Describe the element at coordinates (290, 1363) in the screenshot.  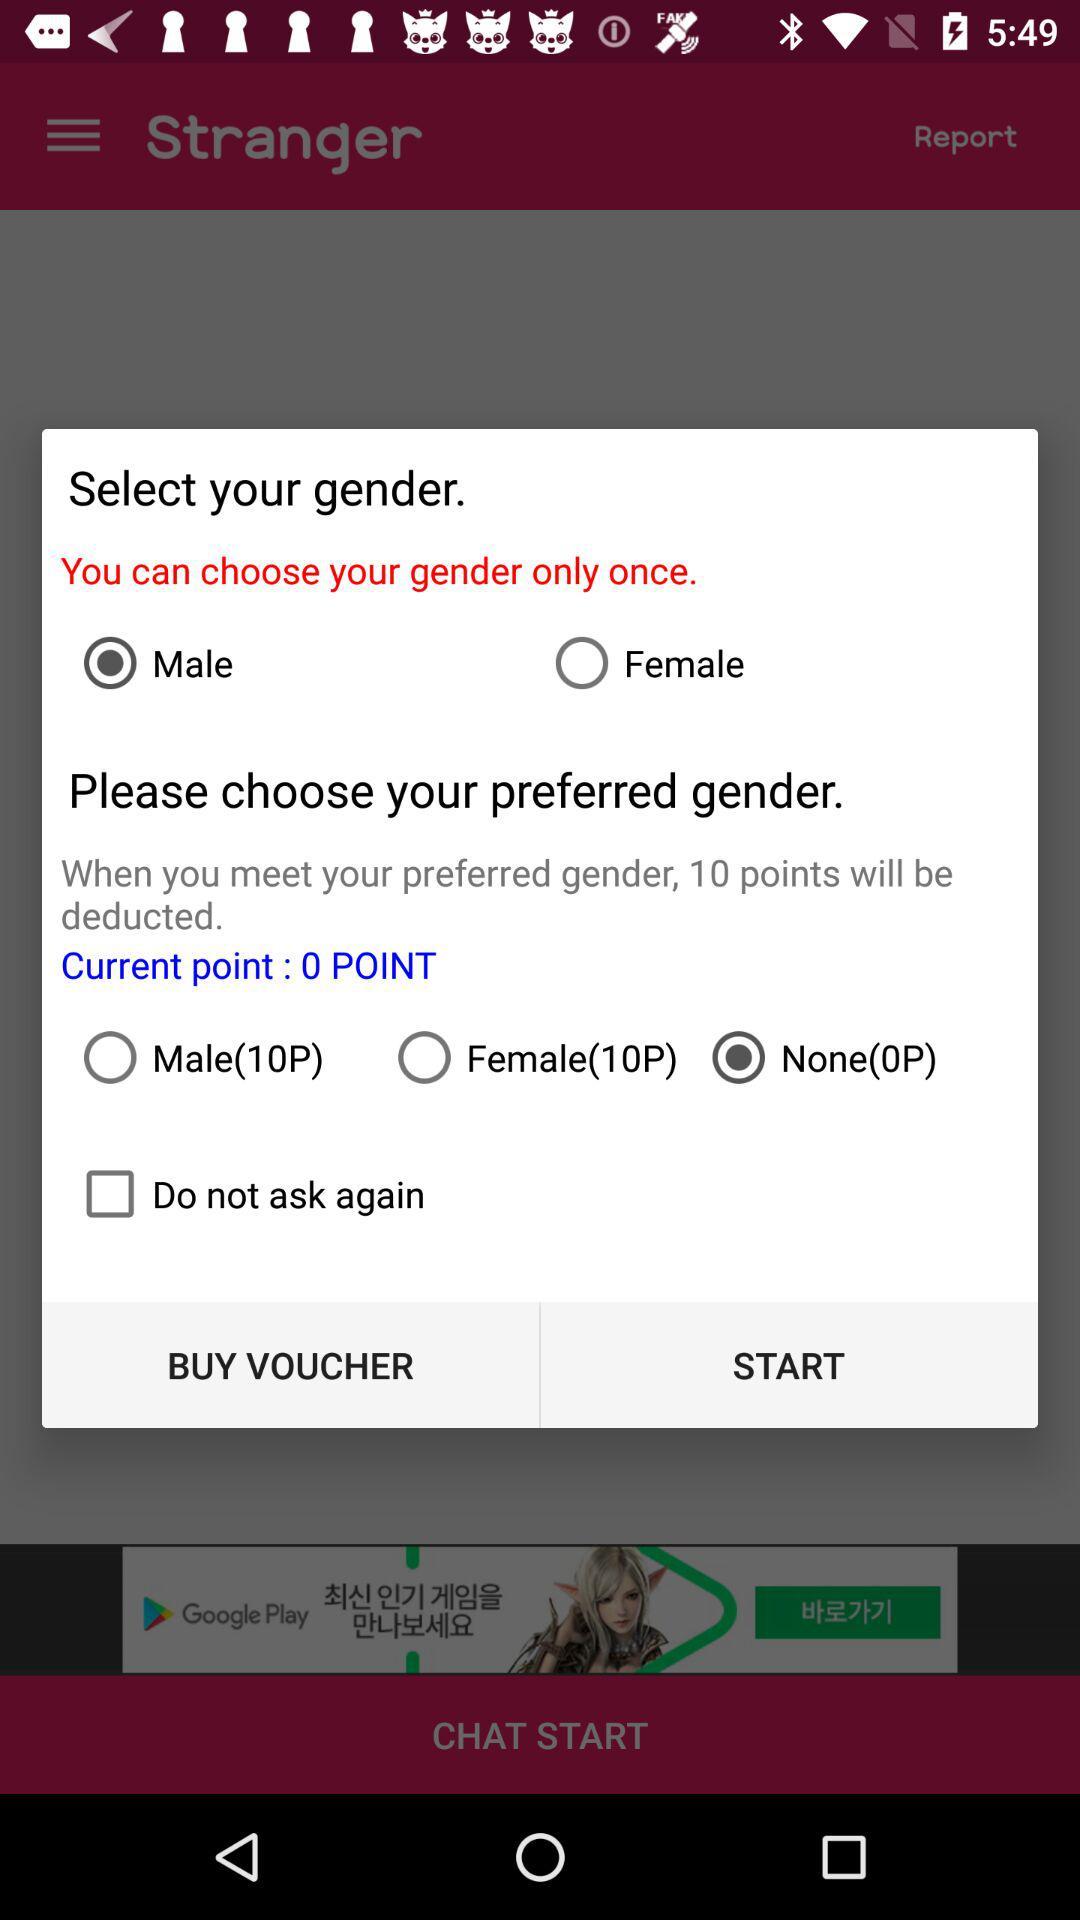
I see `icon next to start icon` at that location.